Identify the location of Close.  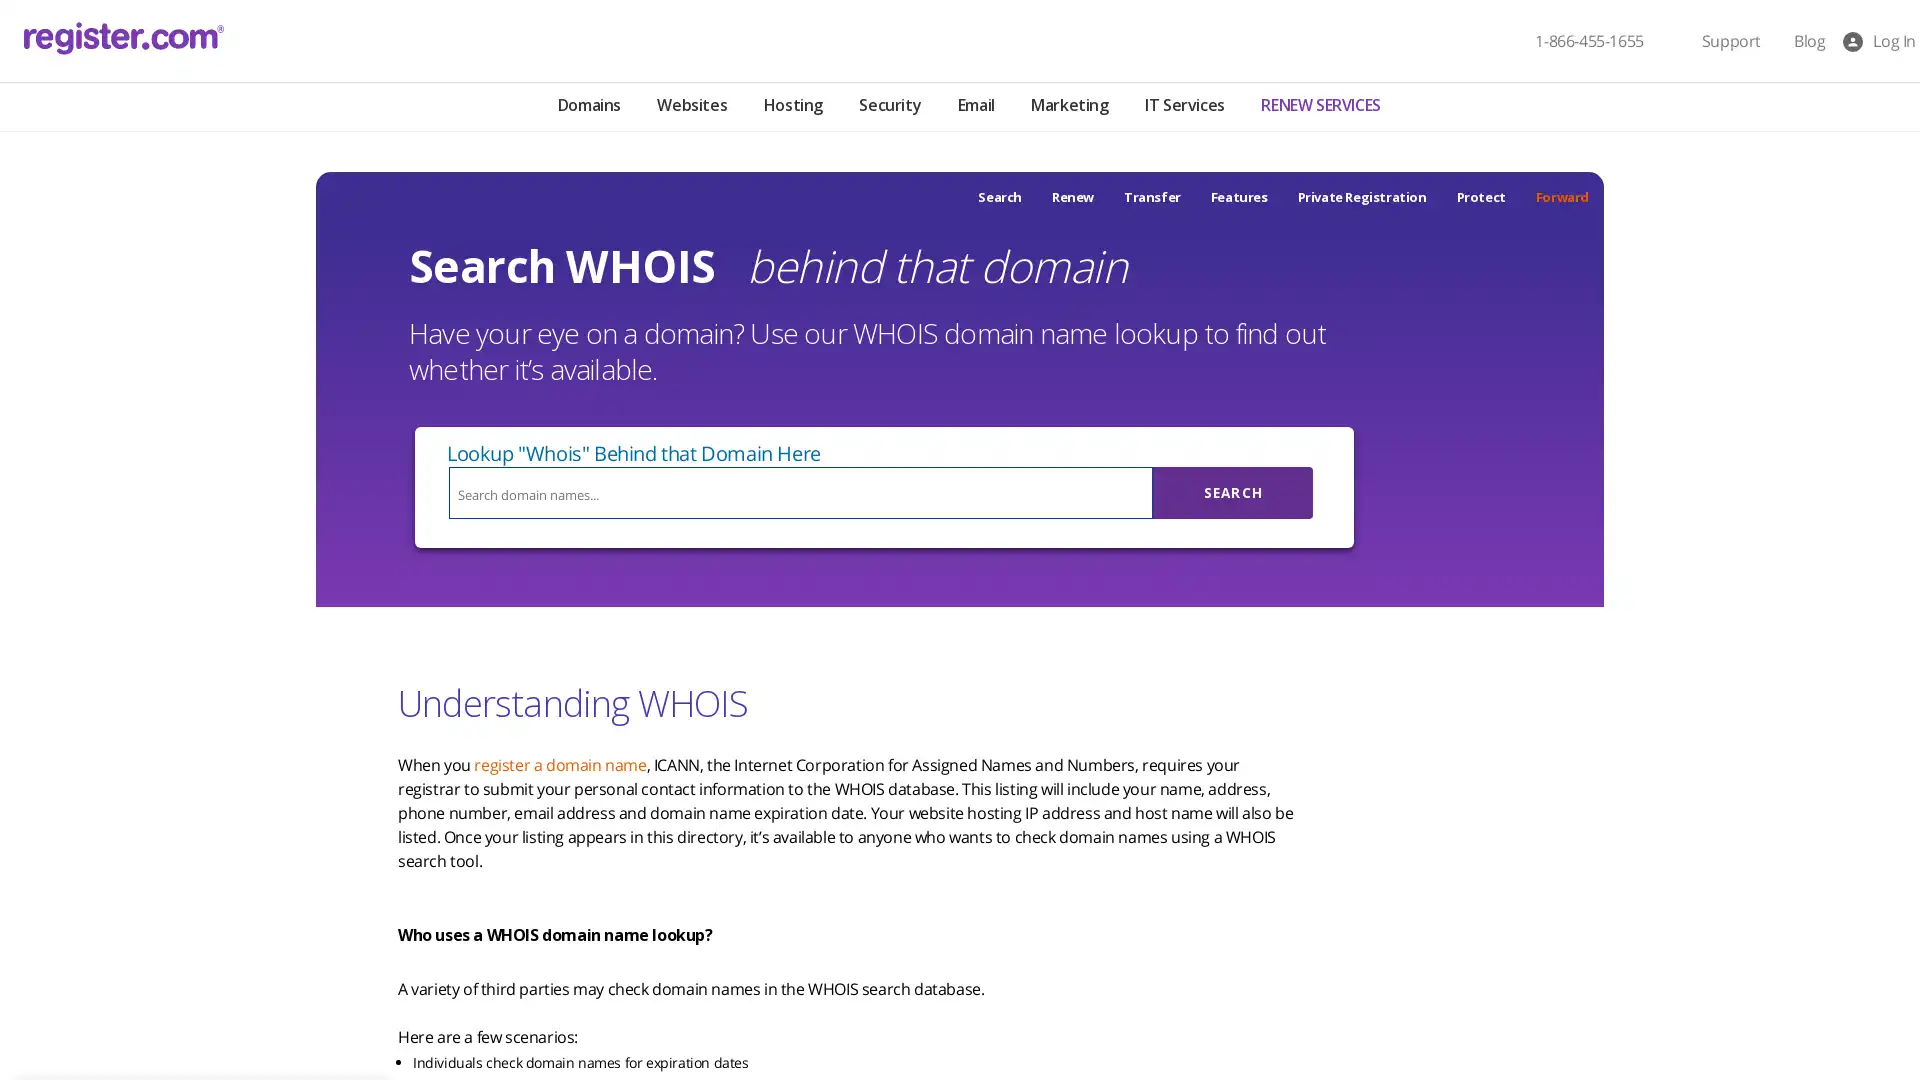
(365, 804).